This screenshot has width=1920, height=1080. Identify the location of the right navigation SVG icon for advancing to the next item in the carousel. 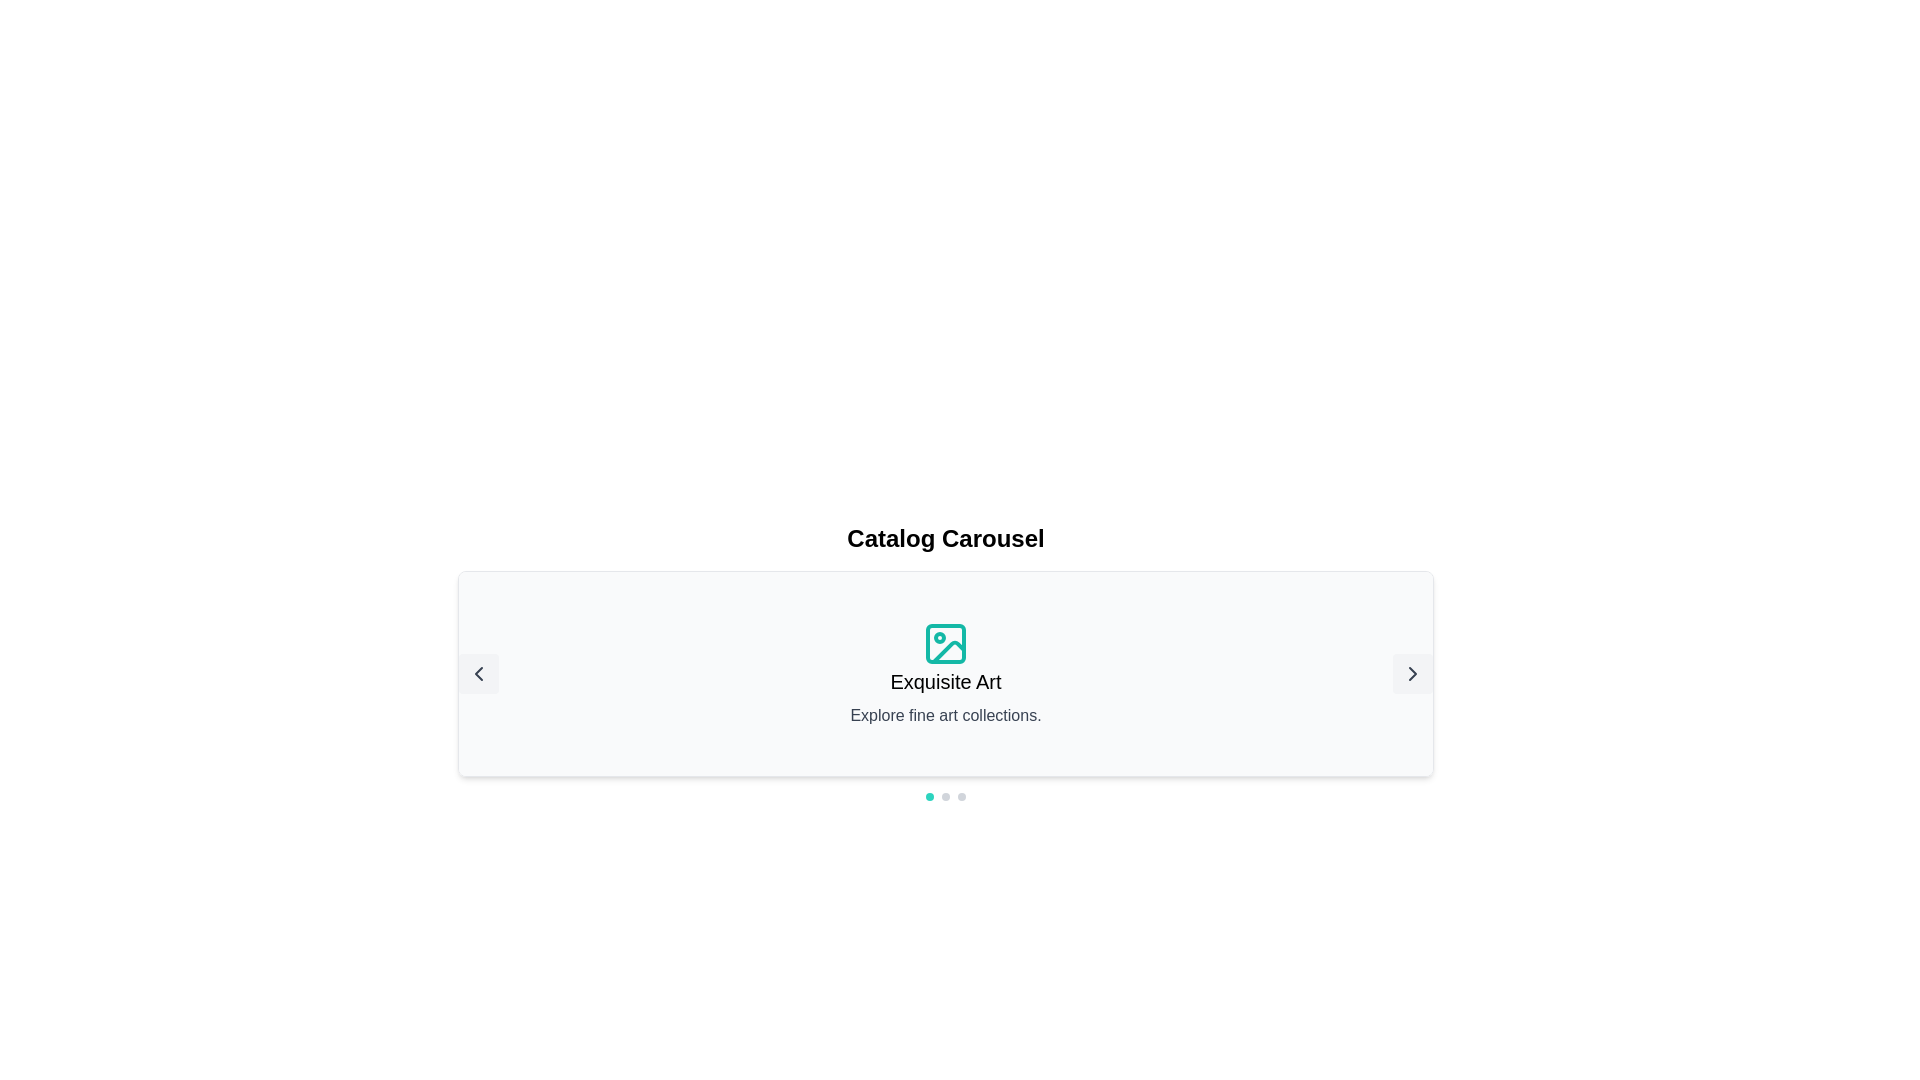
(1411, 674).